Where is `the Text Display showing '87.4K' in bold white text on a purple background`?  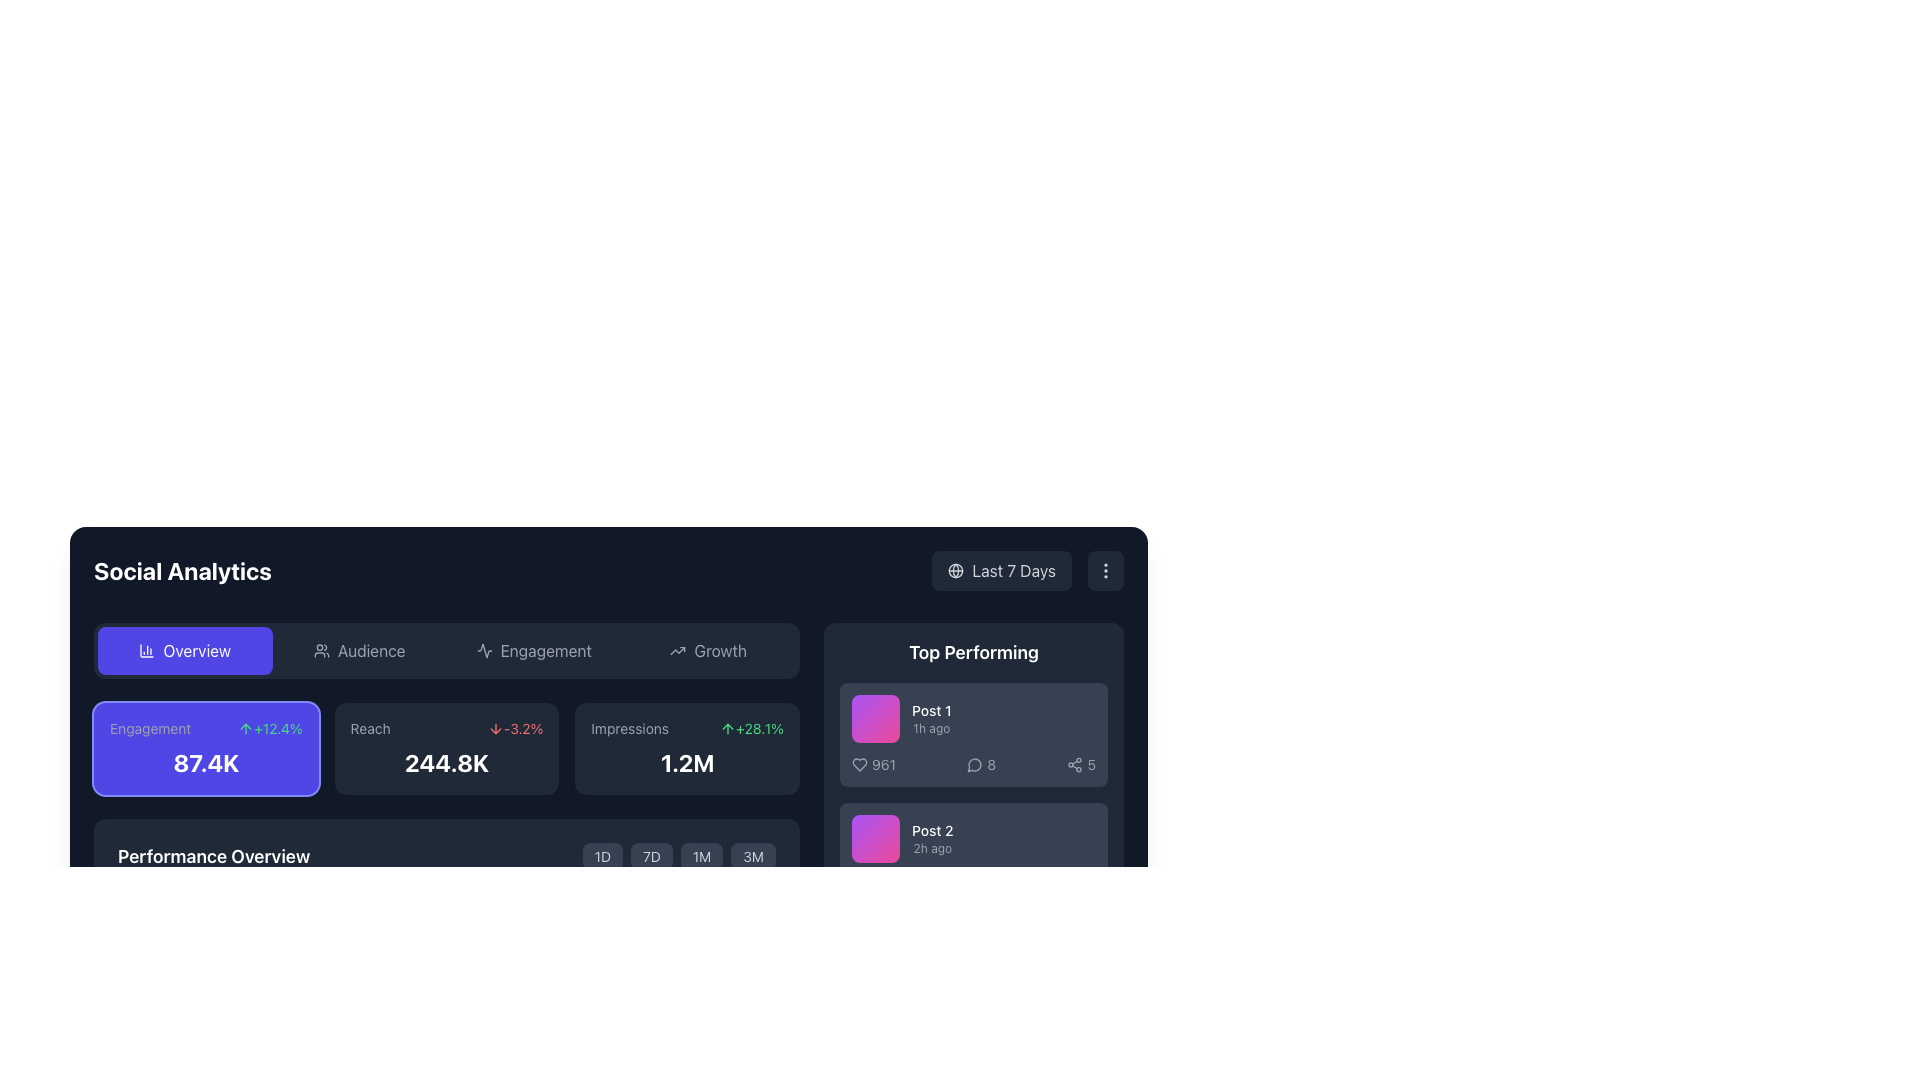
the Text Display showing '87.4K' in bold white text on a purple background is located at coordinates (206, 763).